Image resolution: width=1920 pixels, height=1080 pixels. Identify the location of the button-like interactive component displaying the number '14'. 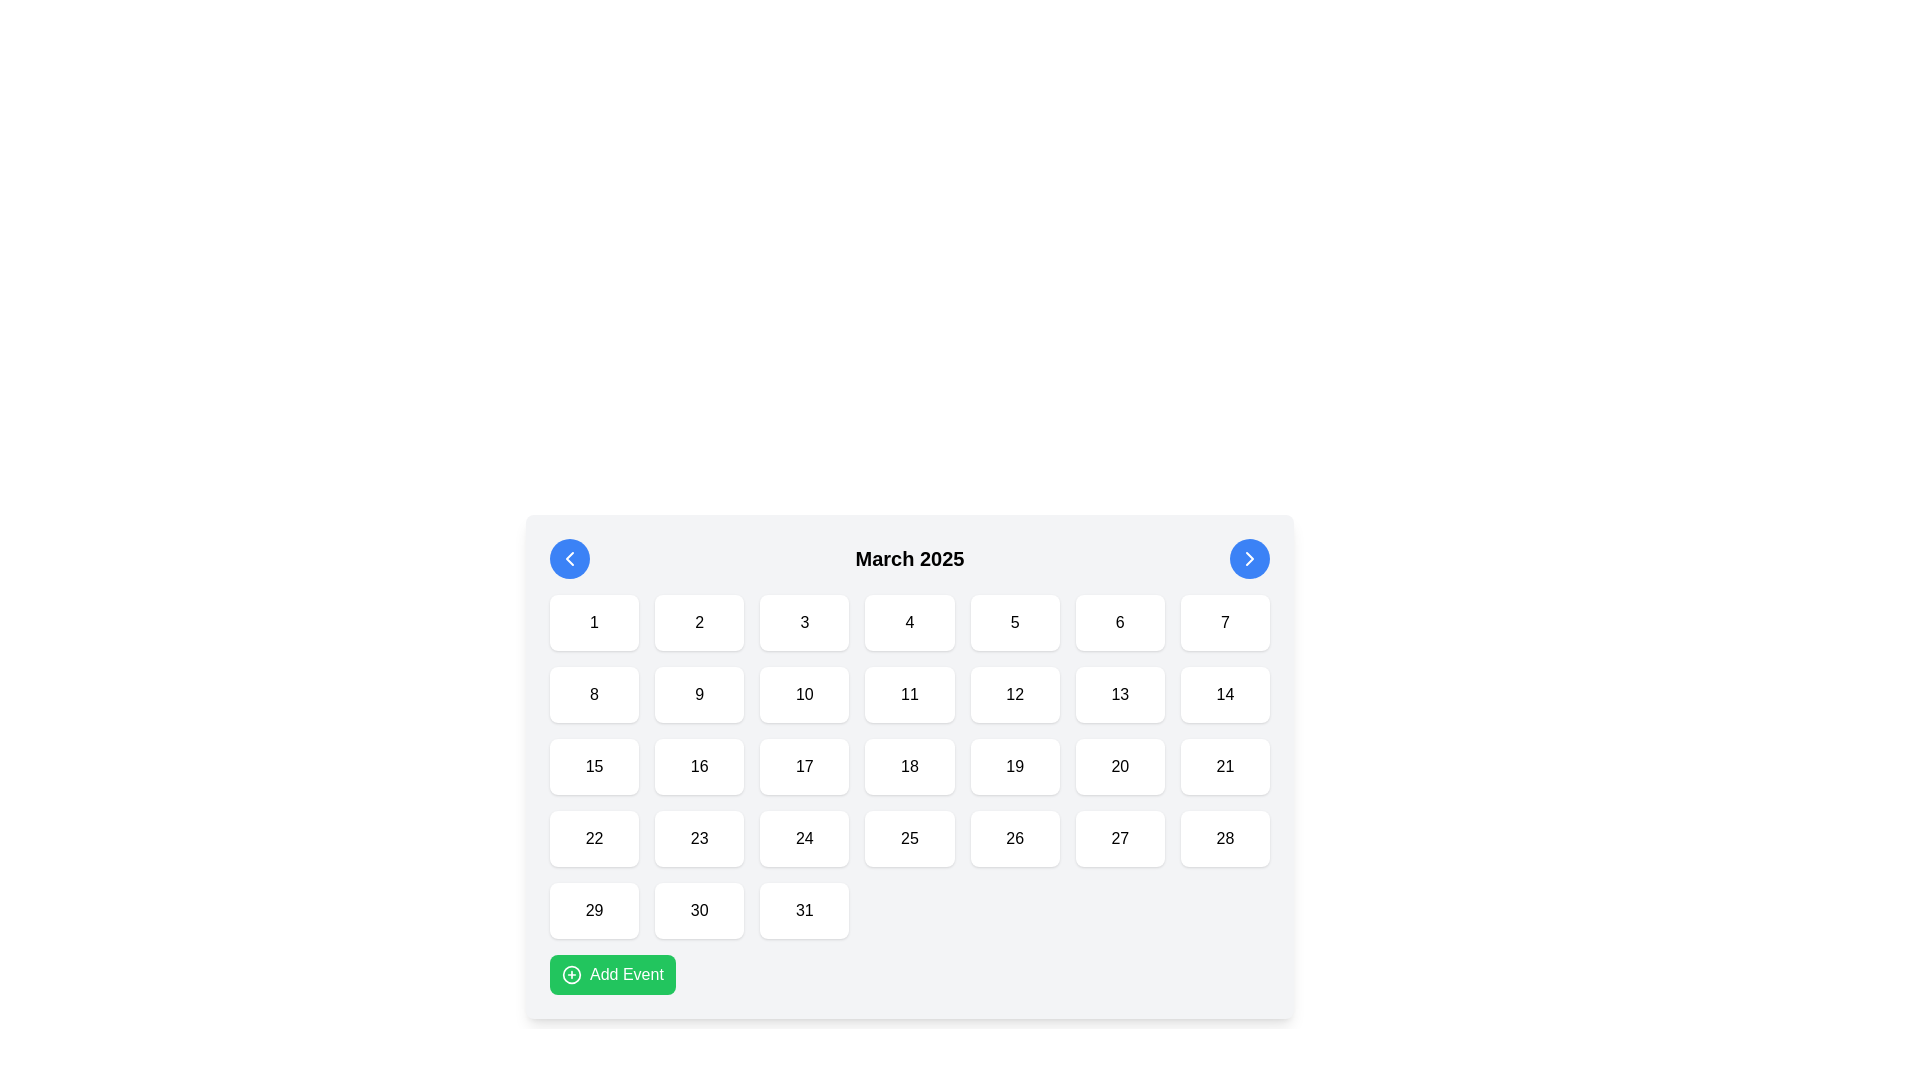
(1224, 693).